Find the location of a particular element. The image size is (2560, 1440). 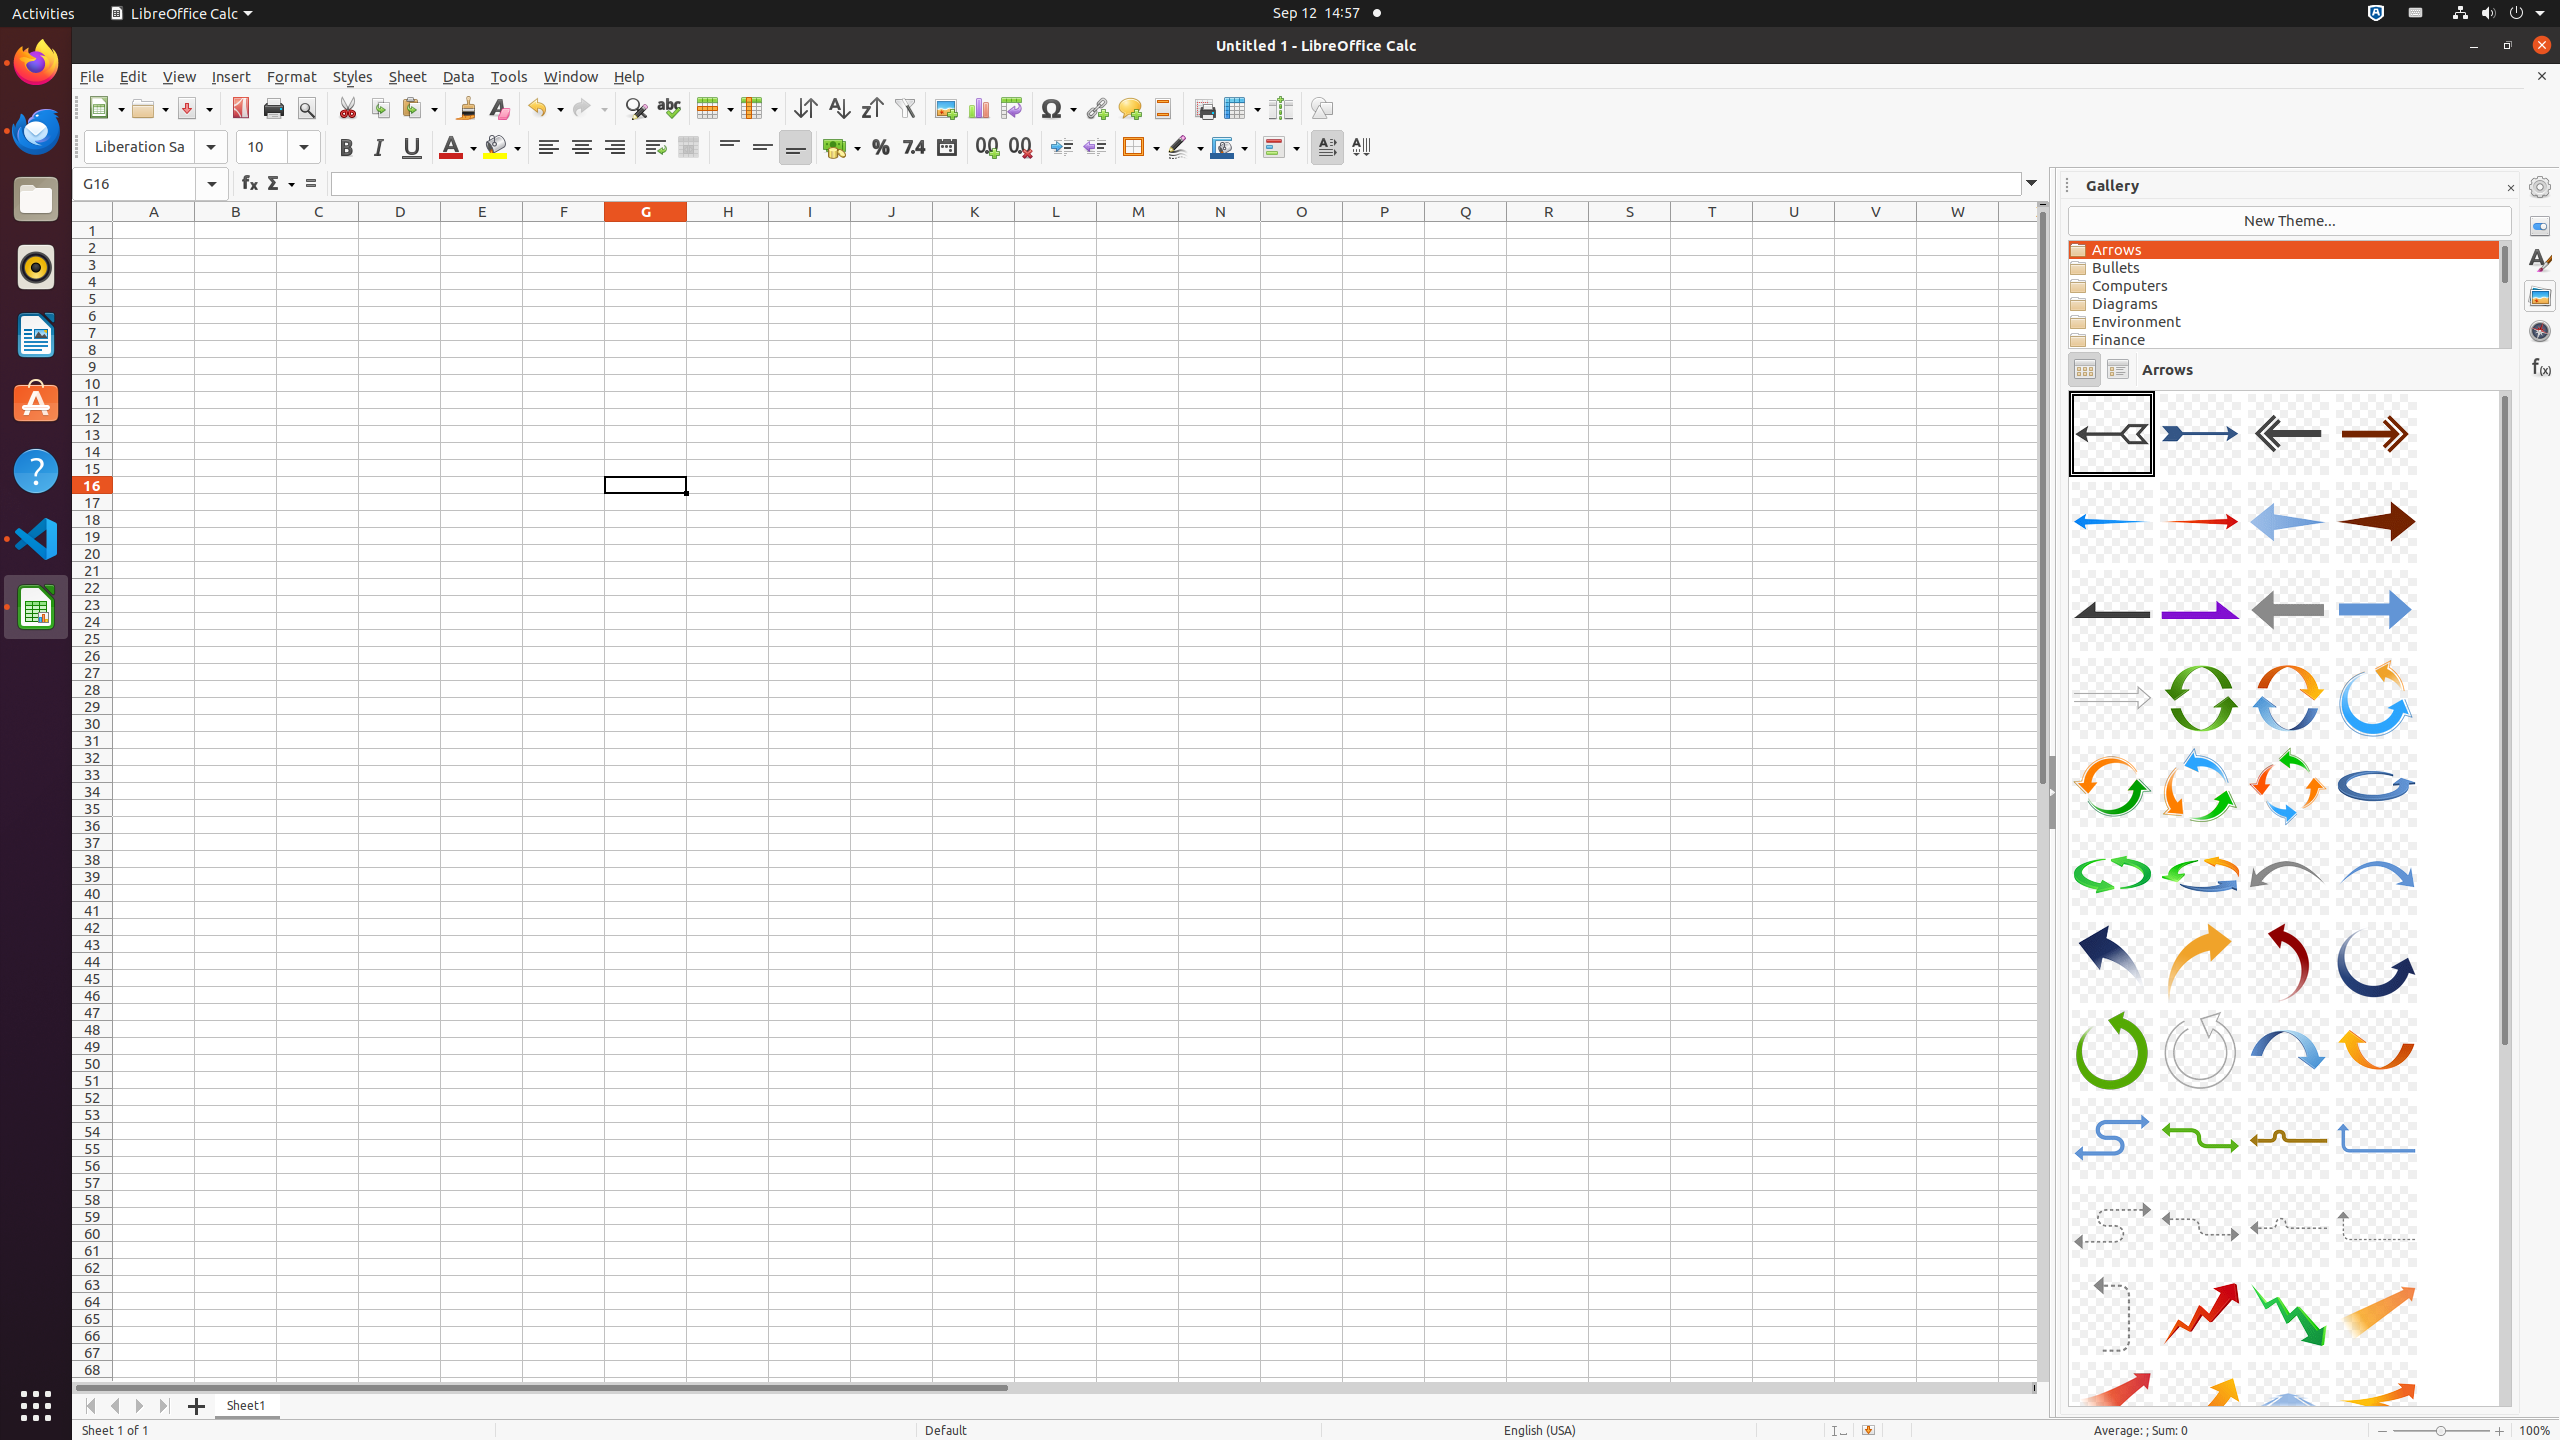

'Q1' is located at coordinates (1466, 229).